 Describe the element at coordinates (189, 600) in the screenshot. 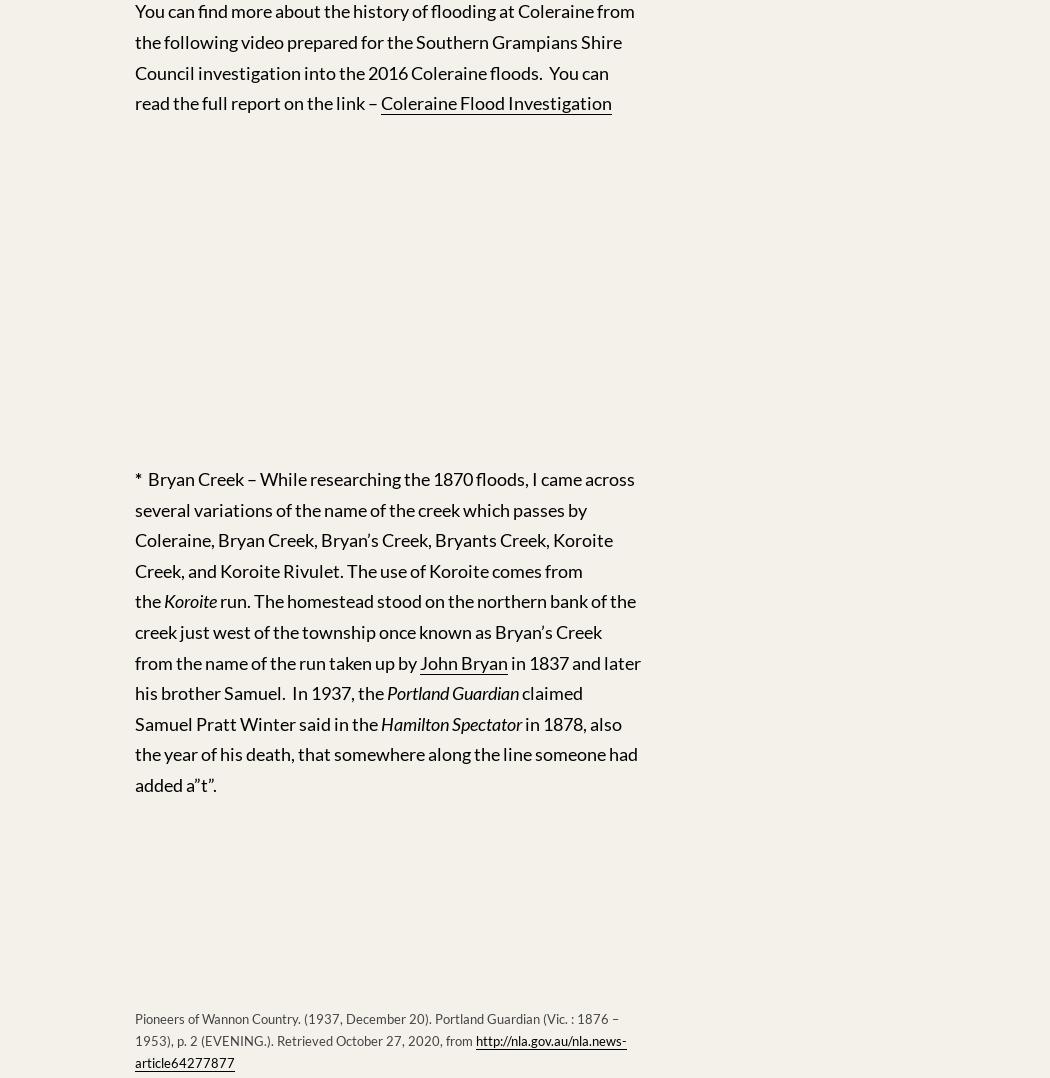

I see `'Koroite'` at that location.